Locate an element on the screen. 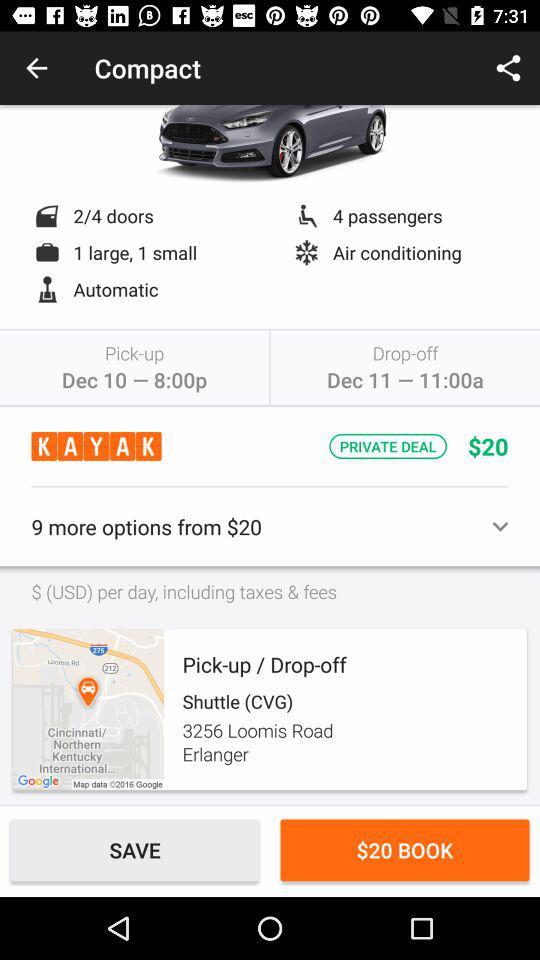 The height and width of the screenshot is (960, 540). 9 more options item is located at coordinates (270, 525).